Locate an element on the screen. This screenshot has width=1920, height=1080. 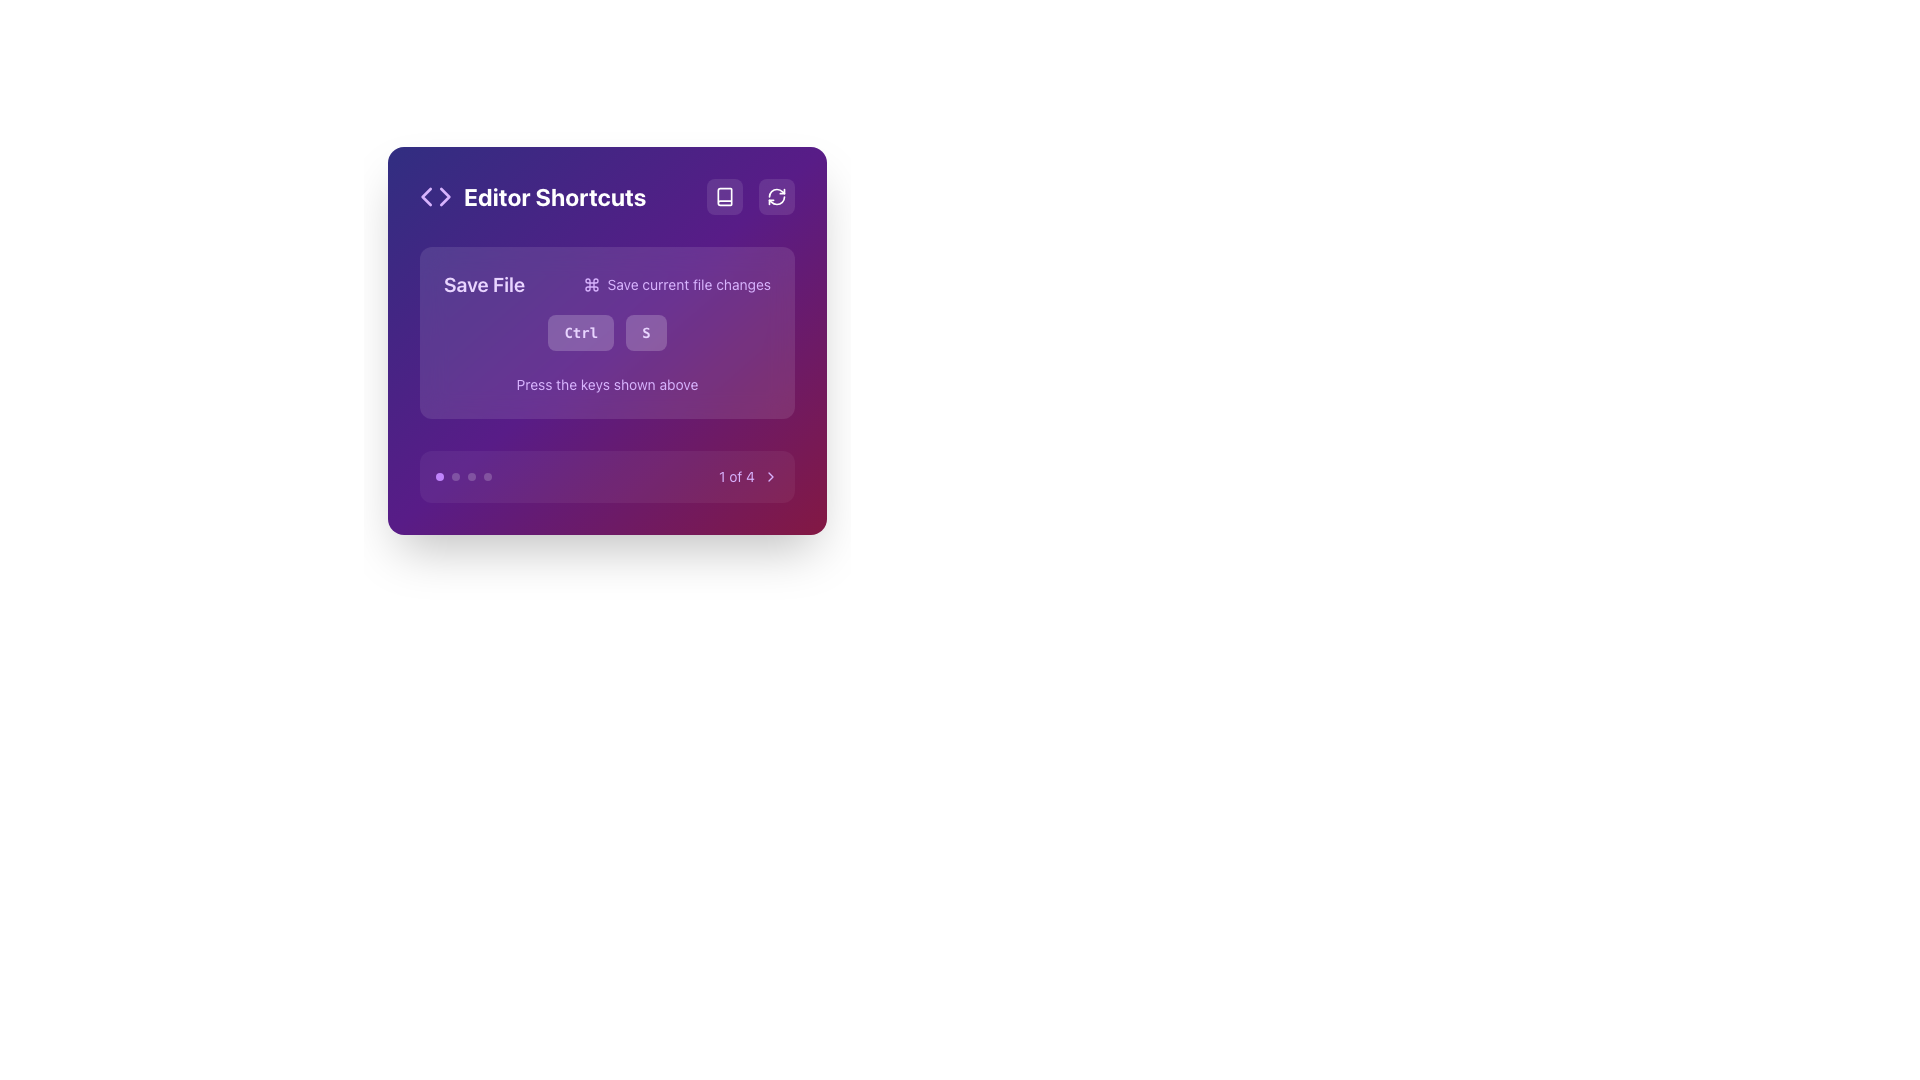
the right-chevron icon on the pager indicator is located at coordinates (748, 477).